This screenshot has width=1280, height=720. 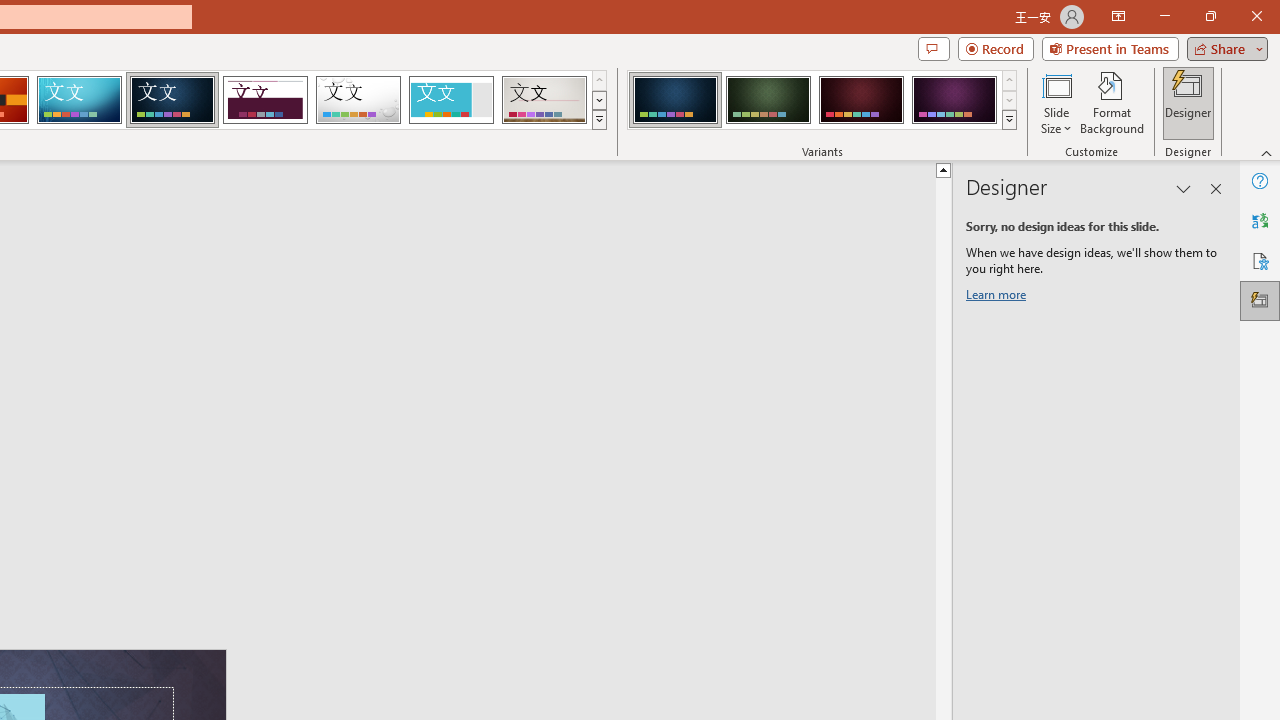 I want to click on 'Learn more', so click(x=999, y=298).